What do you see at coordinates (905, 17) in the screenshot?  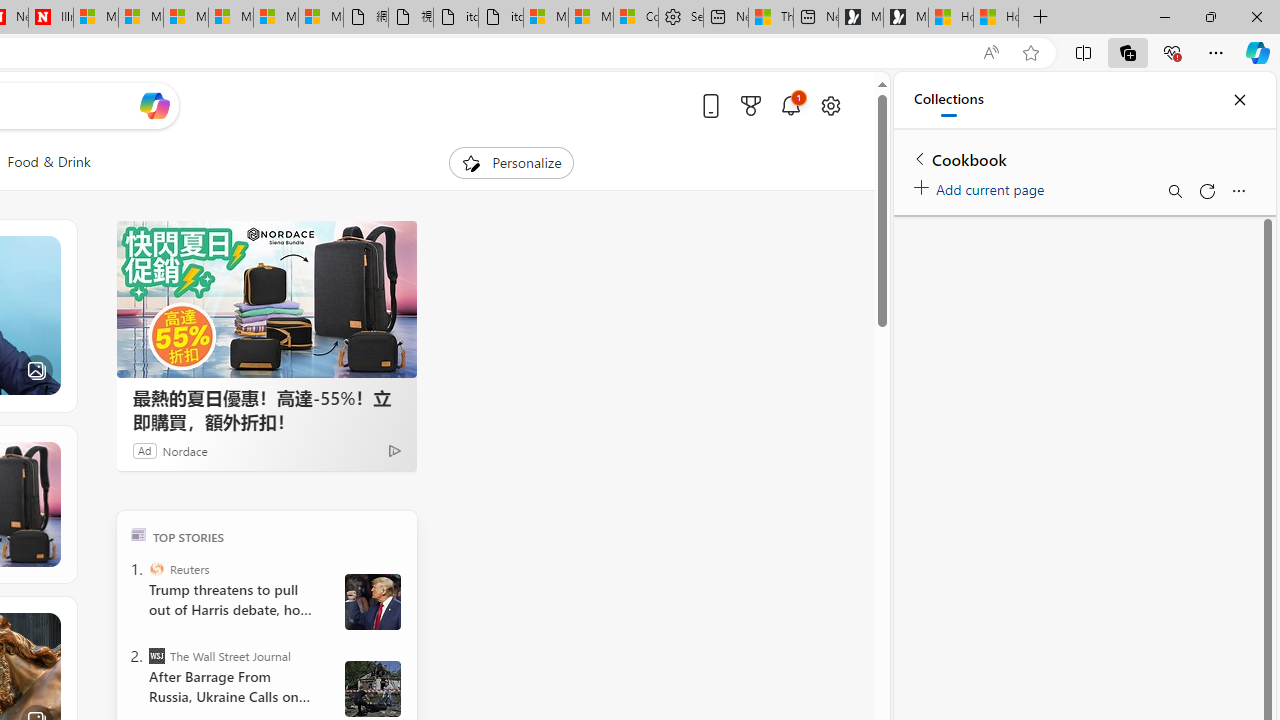 I see `'Microsoft Start Gaming'` at bounding box center [905, 17].